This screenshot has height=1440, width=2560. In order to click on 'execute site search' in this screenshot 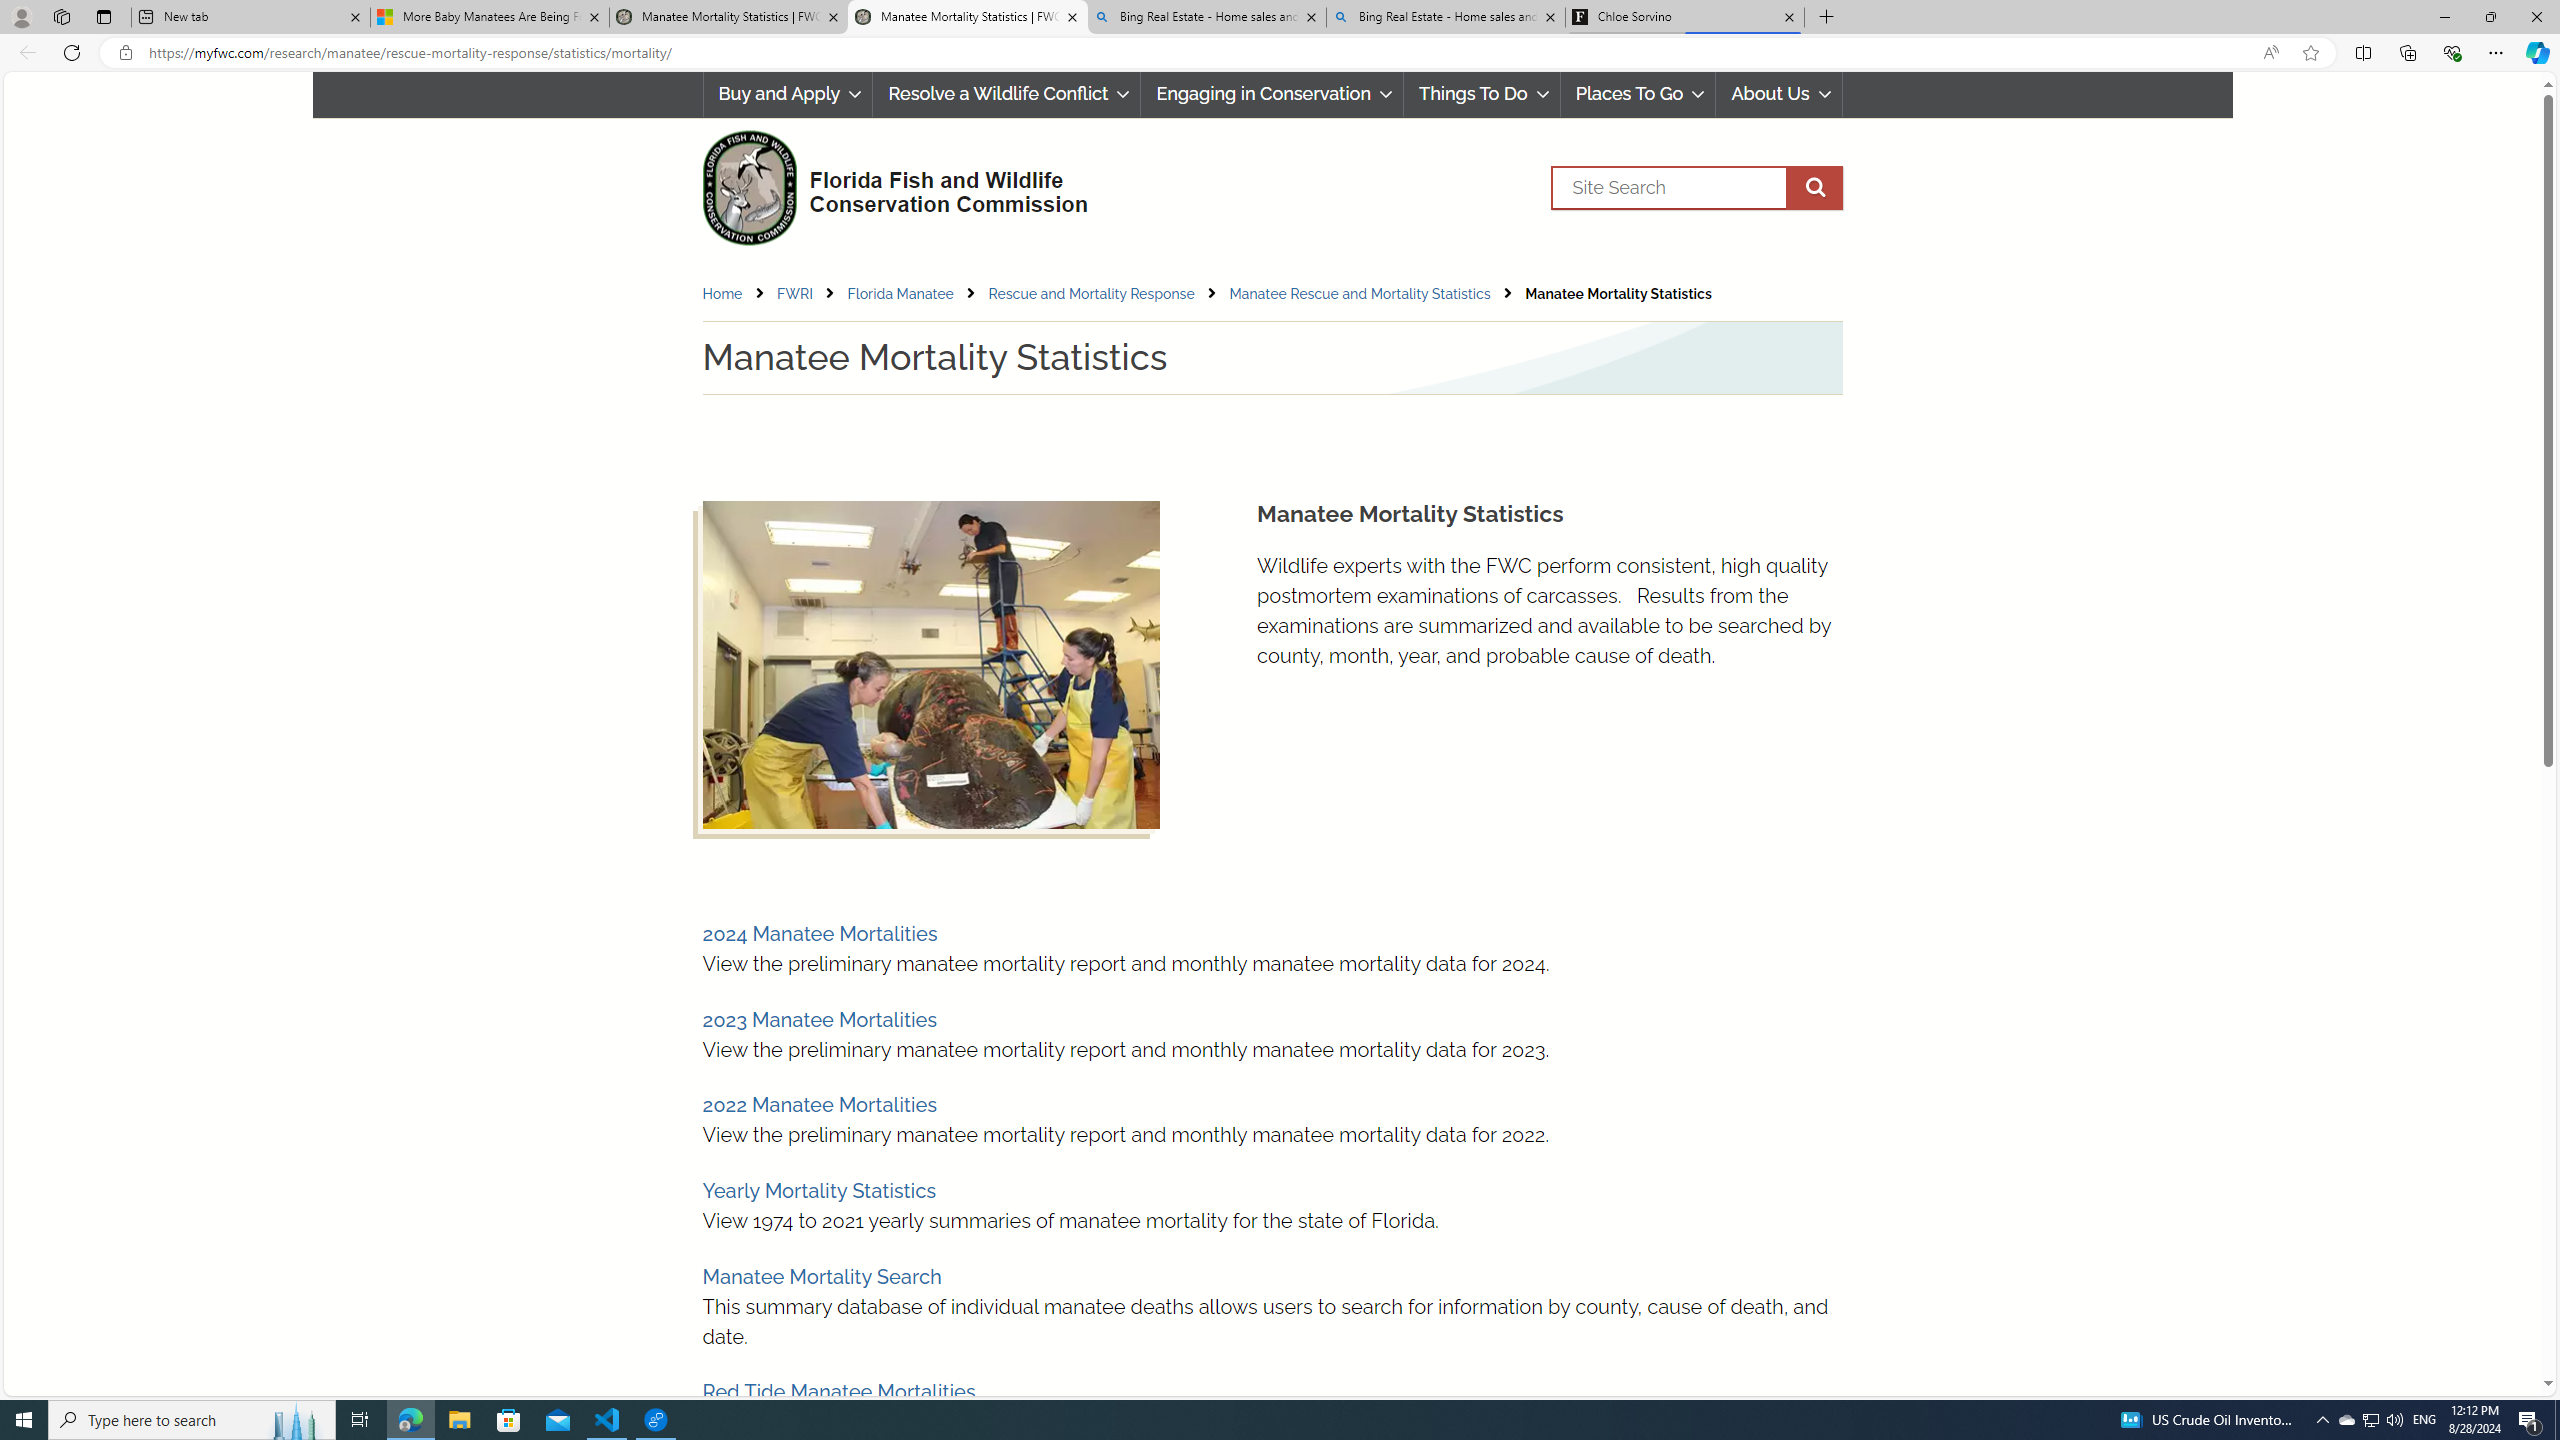, I will do `click(1813, 187)`.